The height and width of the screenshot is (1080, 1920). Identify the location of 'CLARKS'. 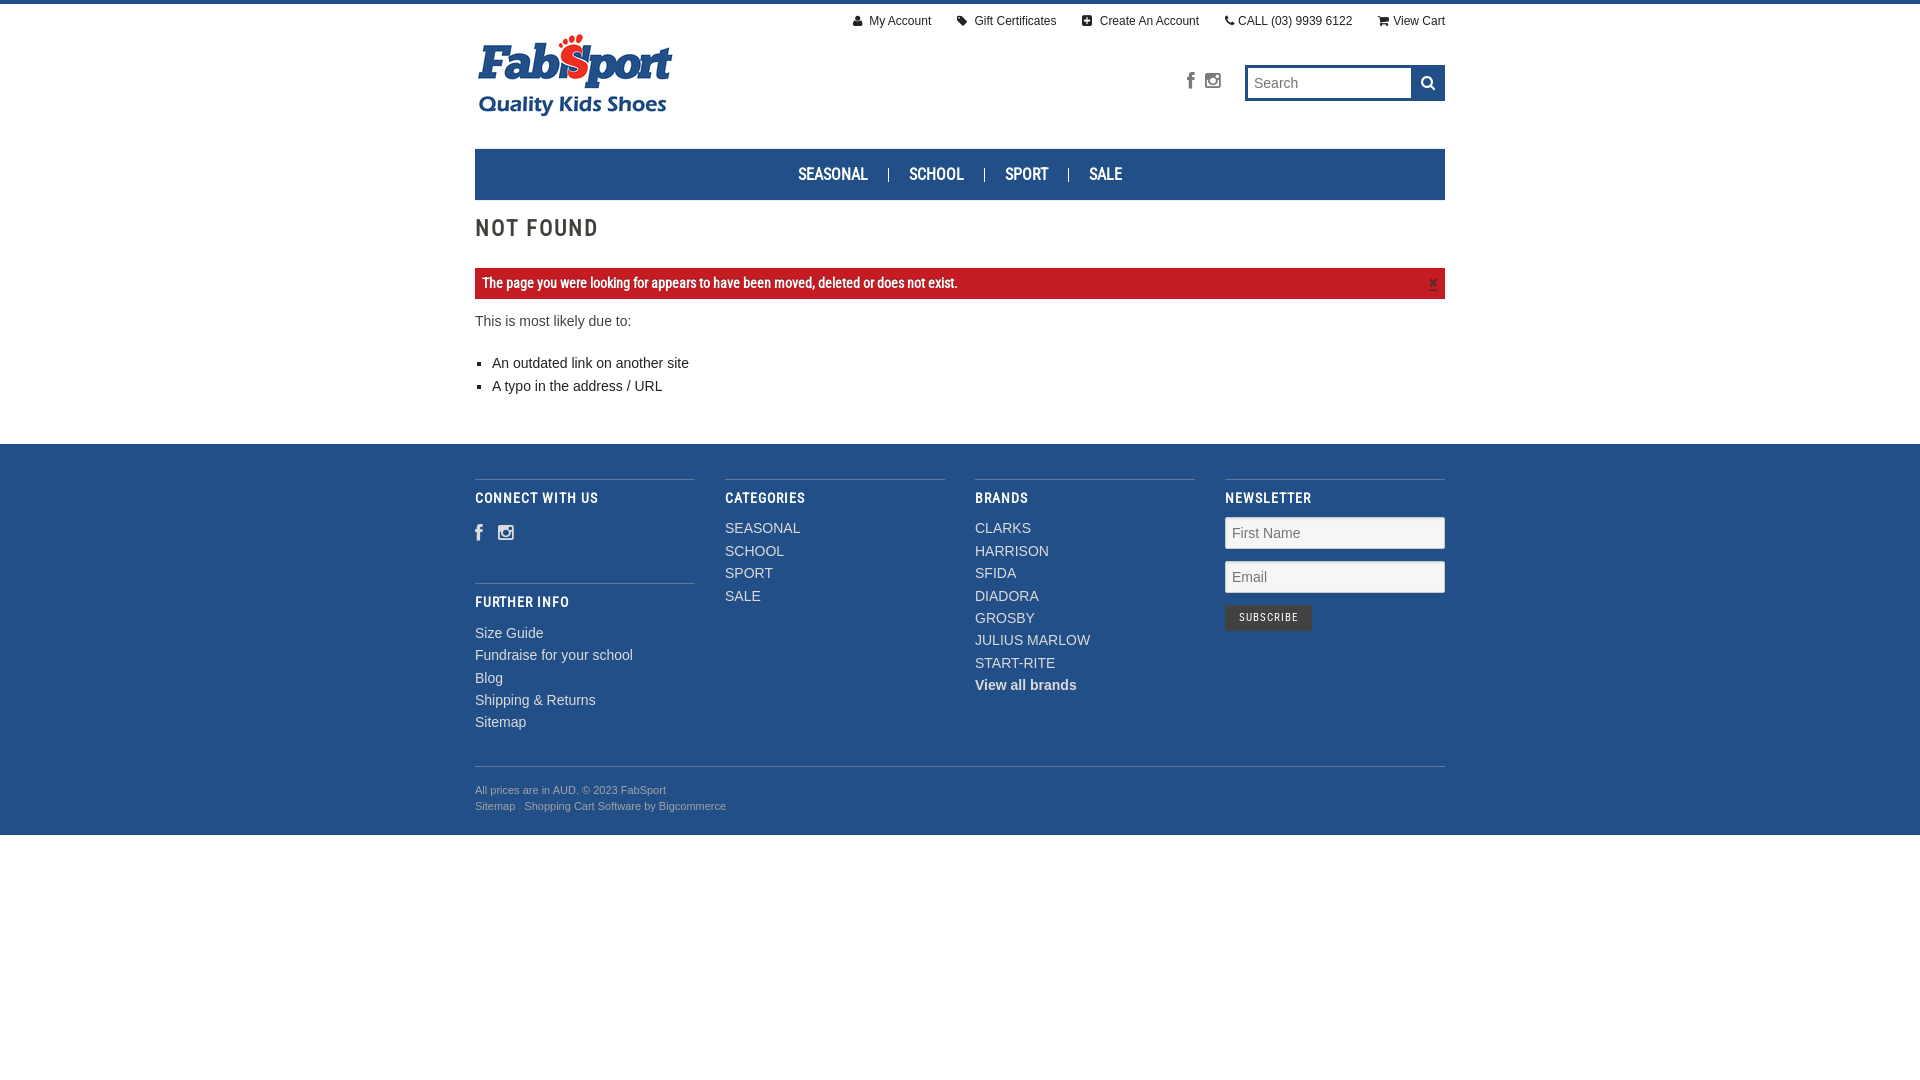
(1003, 527).